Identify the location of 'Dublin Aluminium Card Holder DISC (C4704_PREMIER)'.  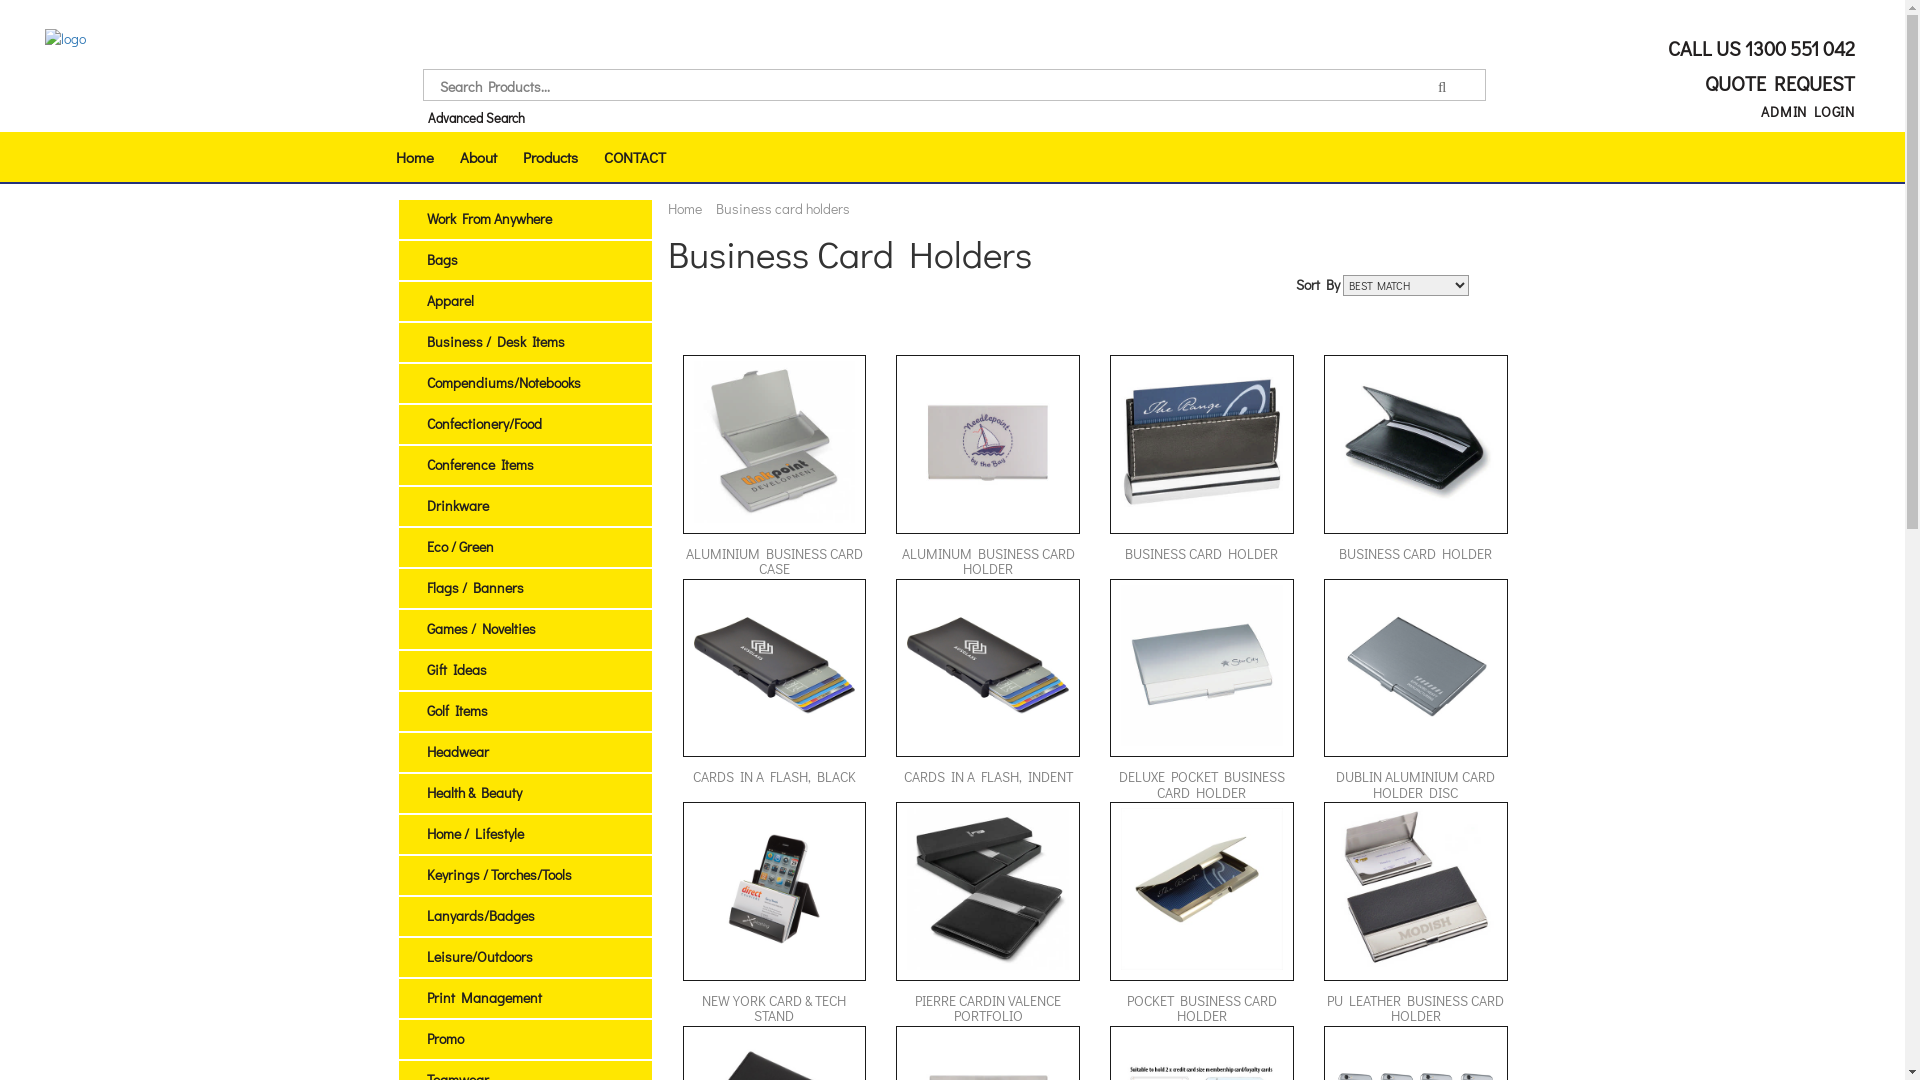
(1415, 666).